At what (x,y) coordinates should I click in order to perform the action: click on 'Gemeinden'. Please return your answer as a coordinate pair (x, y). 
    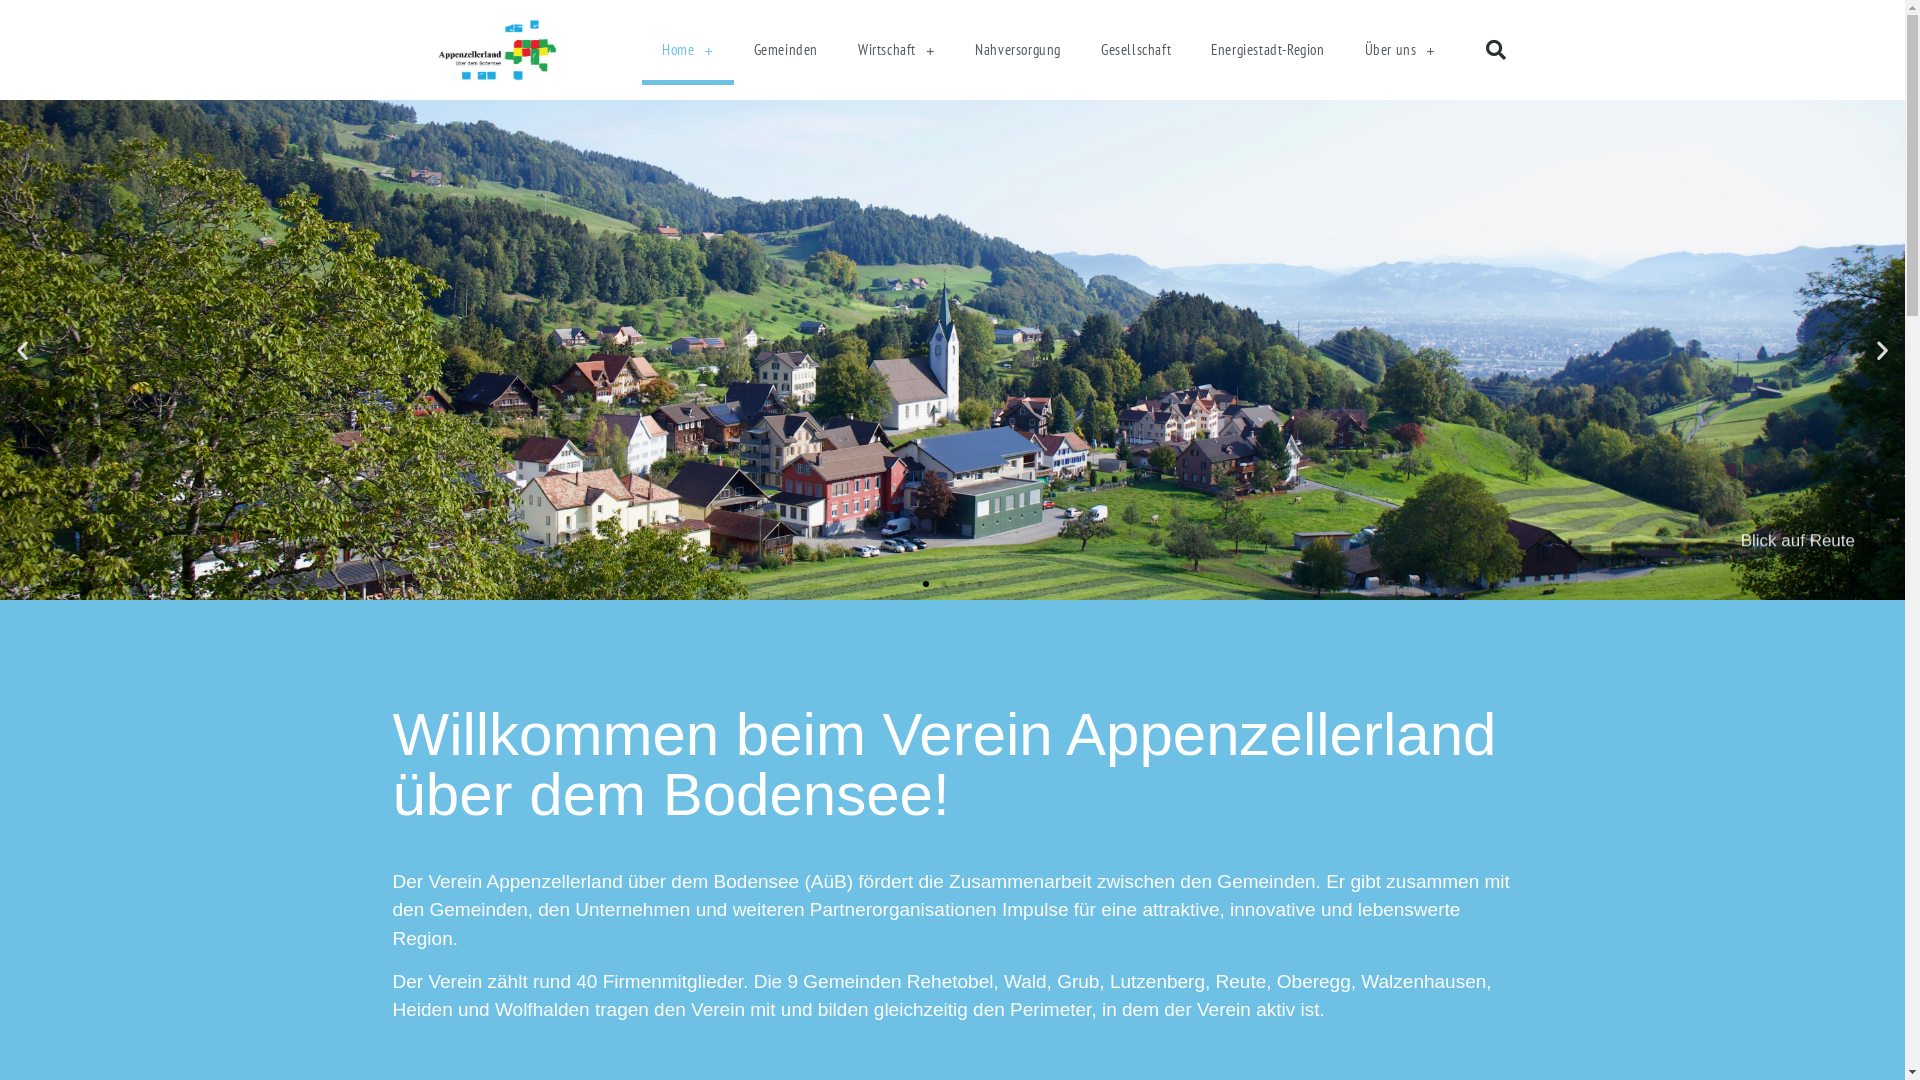
    Looking at the image, I should click on (785, 49).